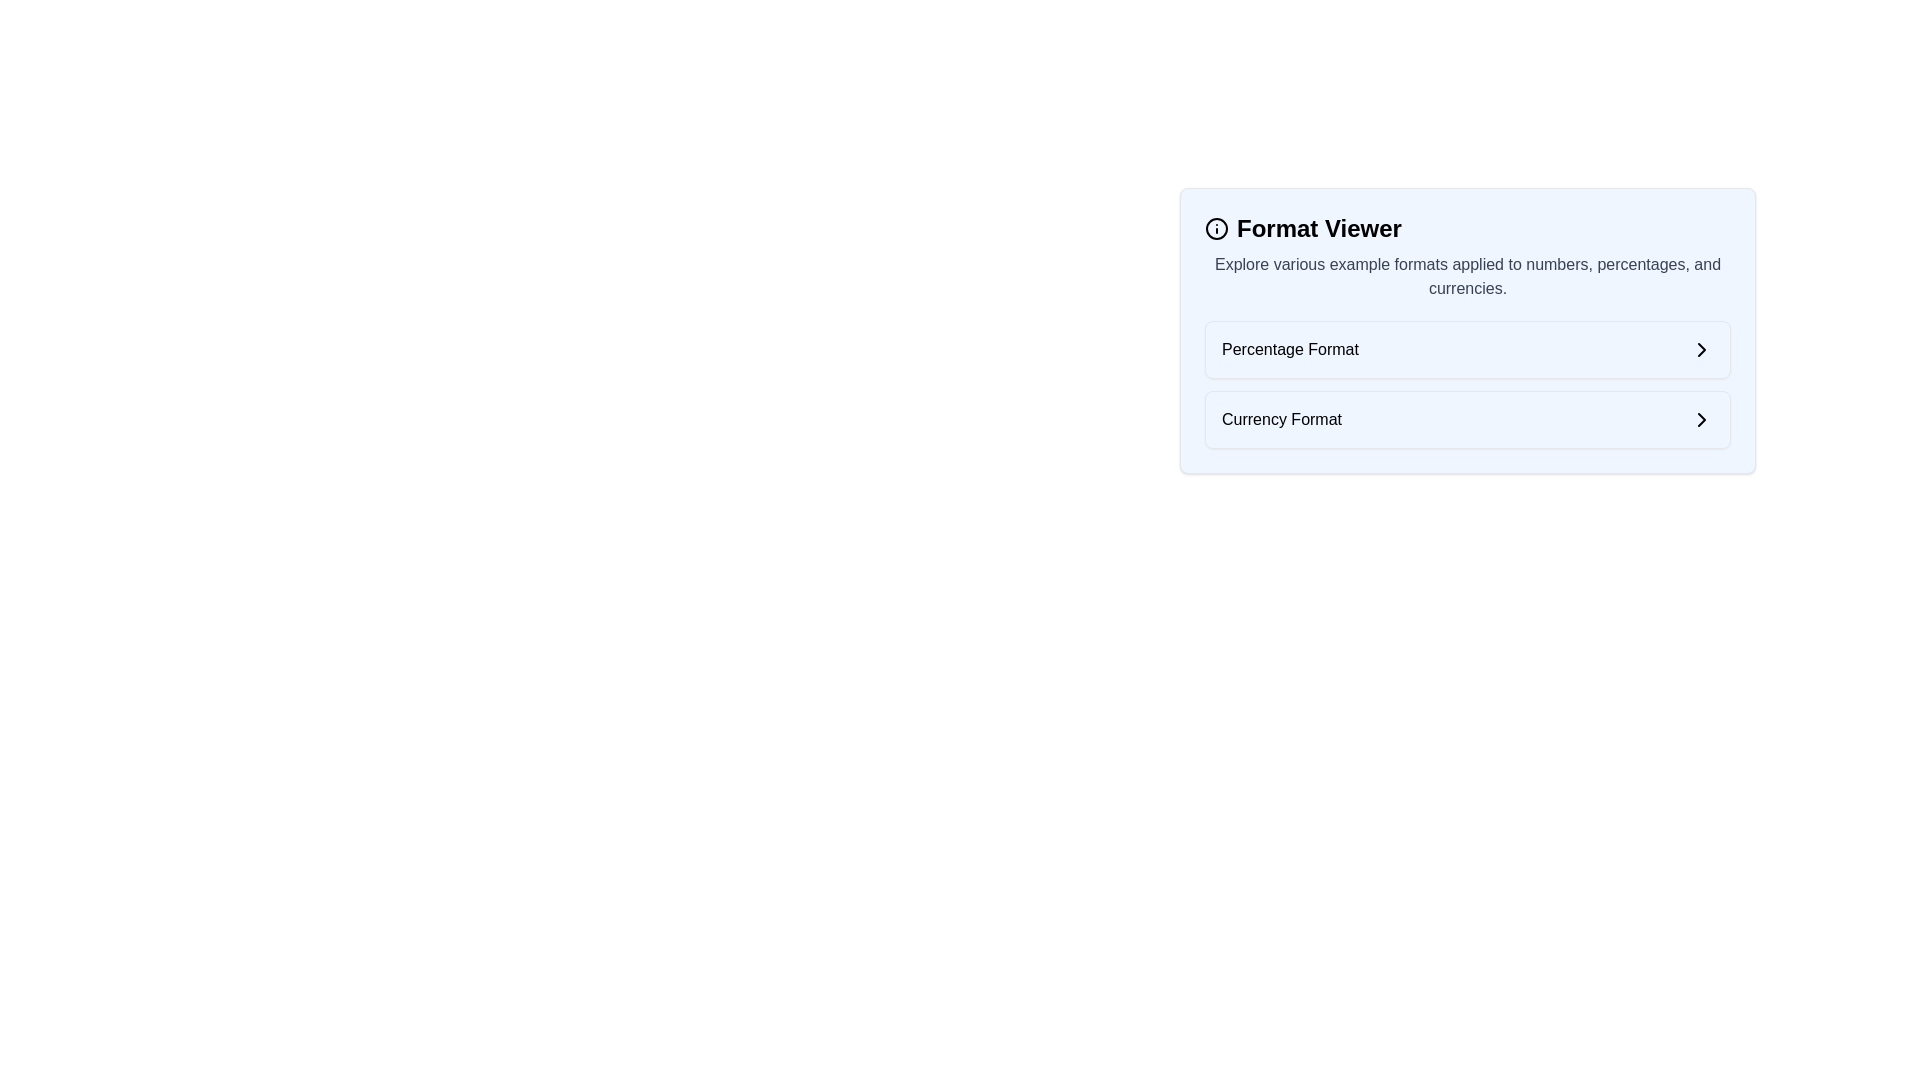  I want to click on the 'Currency Format' label, which is styled in a medium-sized font and is positioned below the 'Percentage Format' text in the 'Format Viewer' card section, so click(1281, 419).